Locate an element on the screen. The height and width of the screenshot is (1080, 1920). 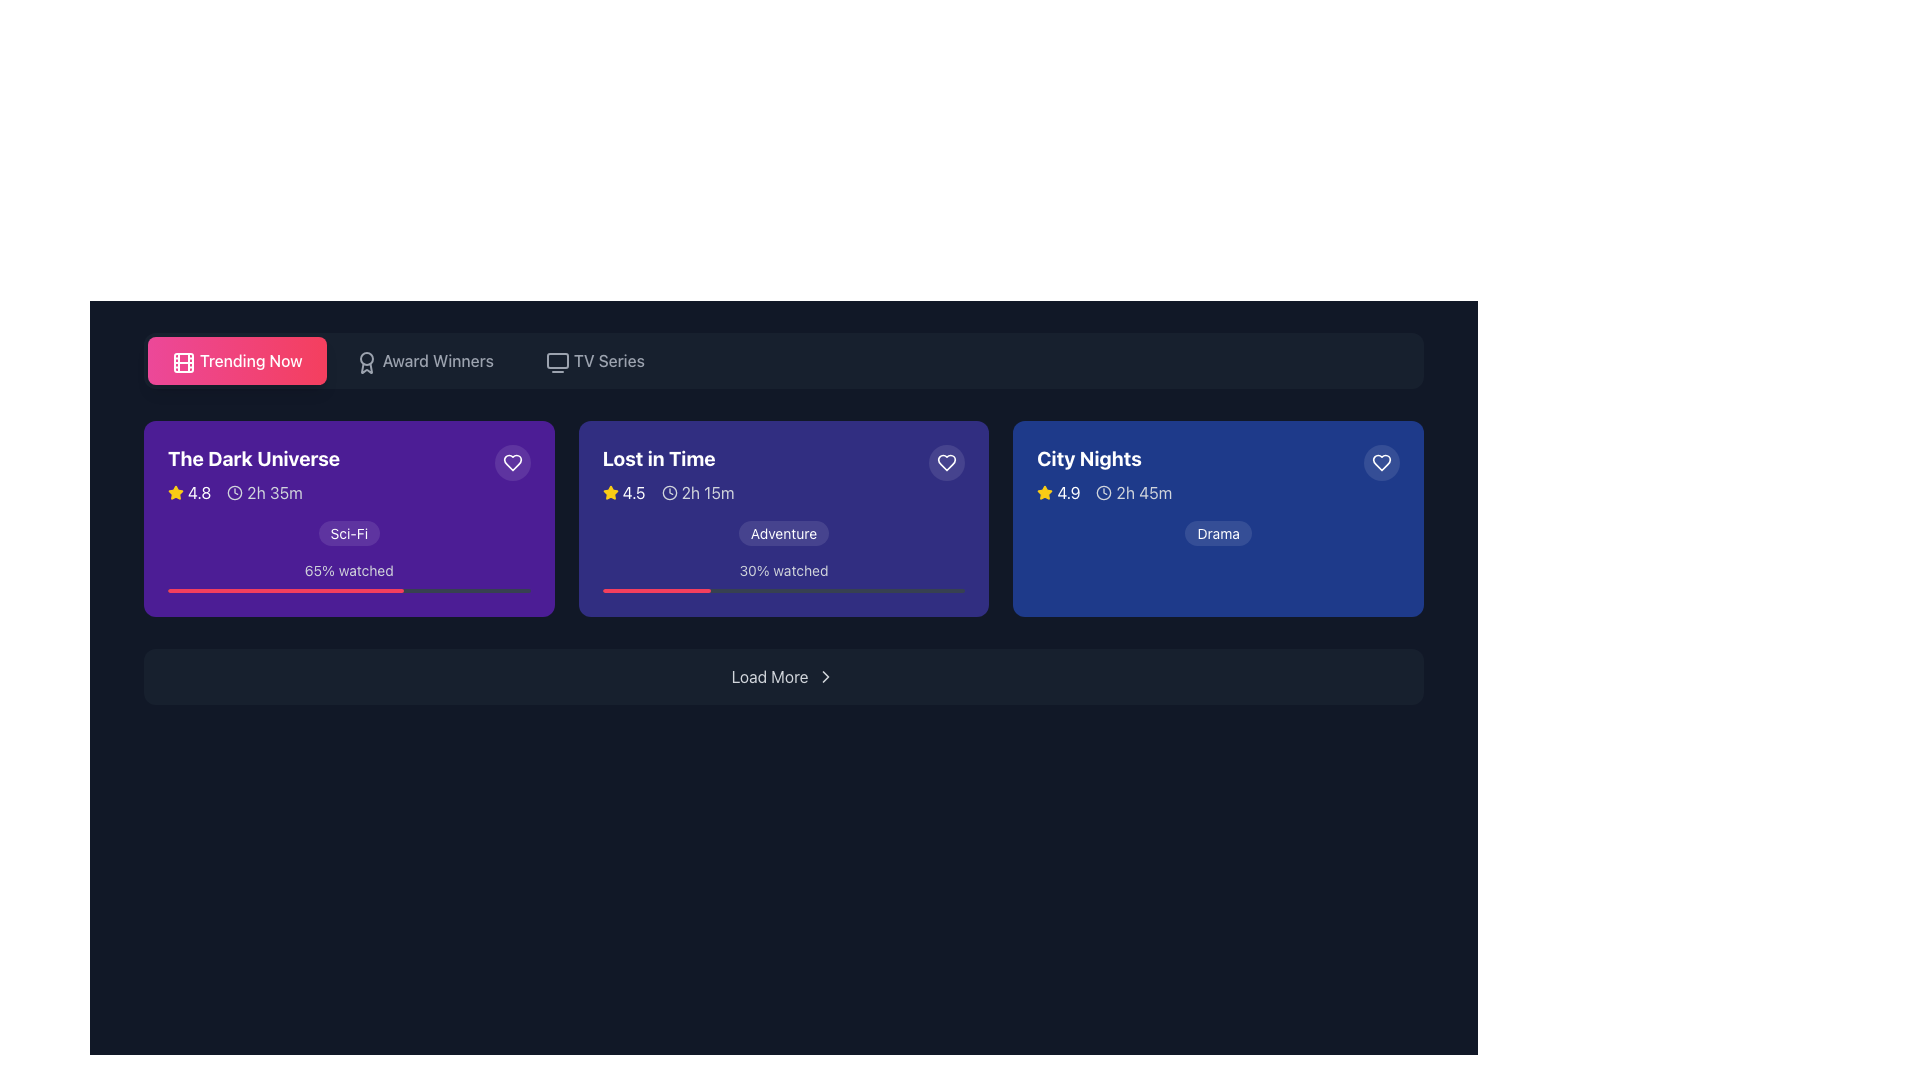
the badge label indicating the genre or category of the content 'The Dark Universe', located at the center bottom of the card, positioned below the duration and rating elements is located at coordinates (349, 532).